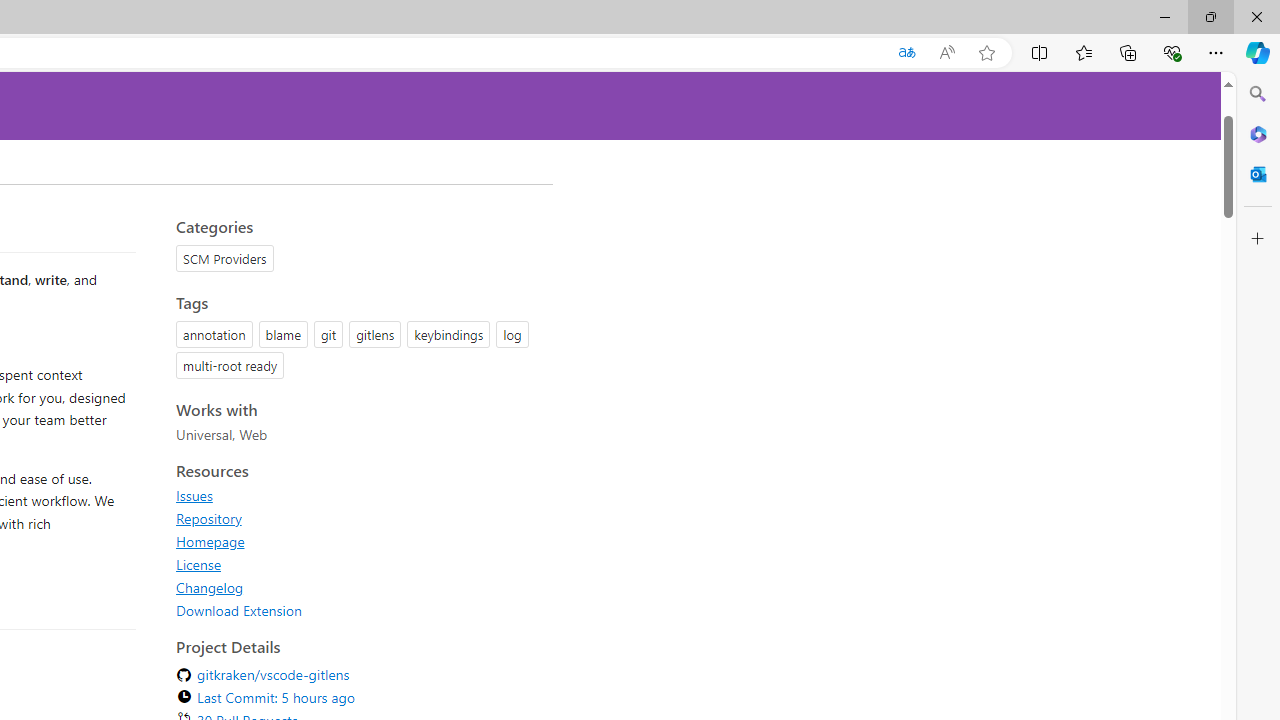 This screenshot has width=1280, height=720. Describe the element at coordinates (905, 52) in the screenshot. I see `'Translated'` at that location.